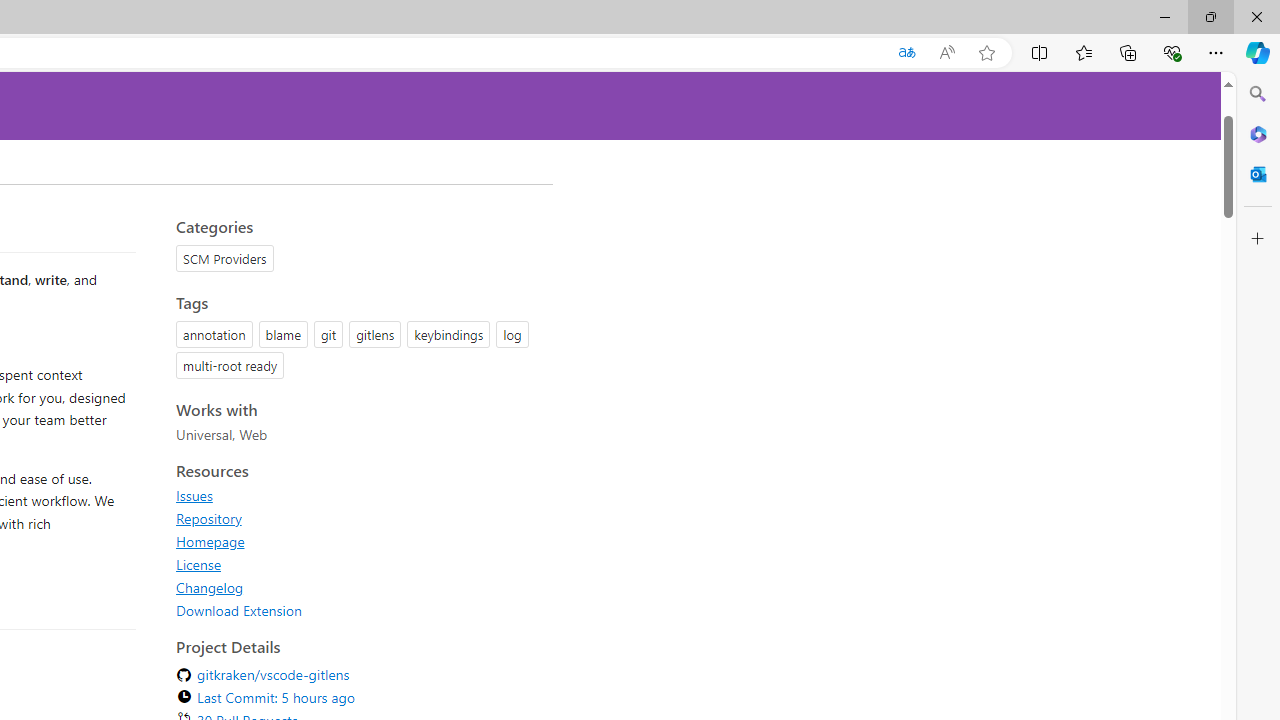 This screenshot has width=1280, height=720. Describe the element at coordinates (905, 52) in the screenshot. I see `'Translated'` at that location.